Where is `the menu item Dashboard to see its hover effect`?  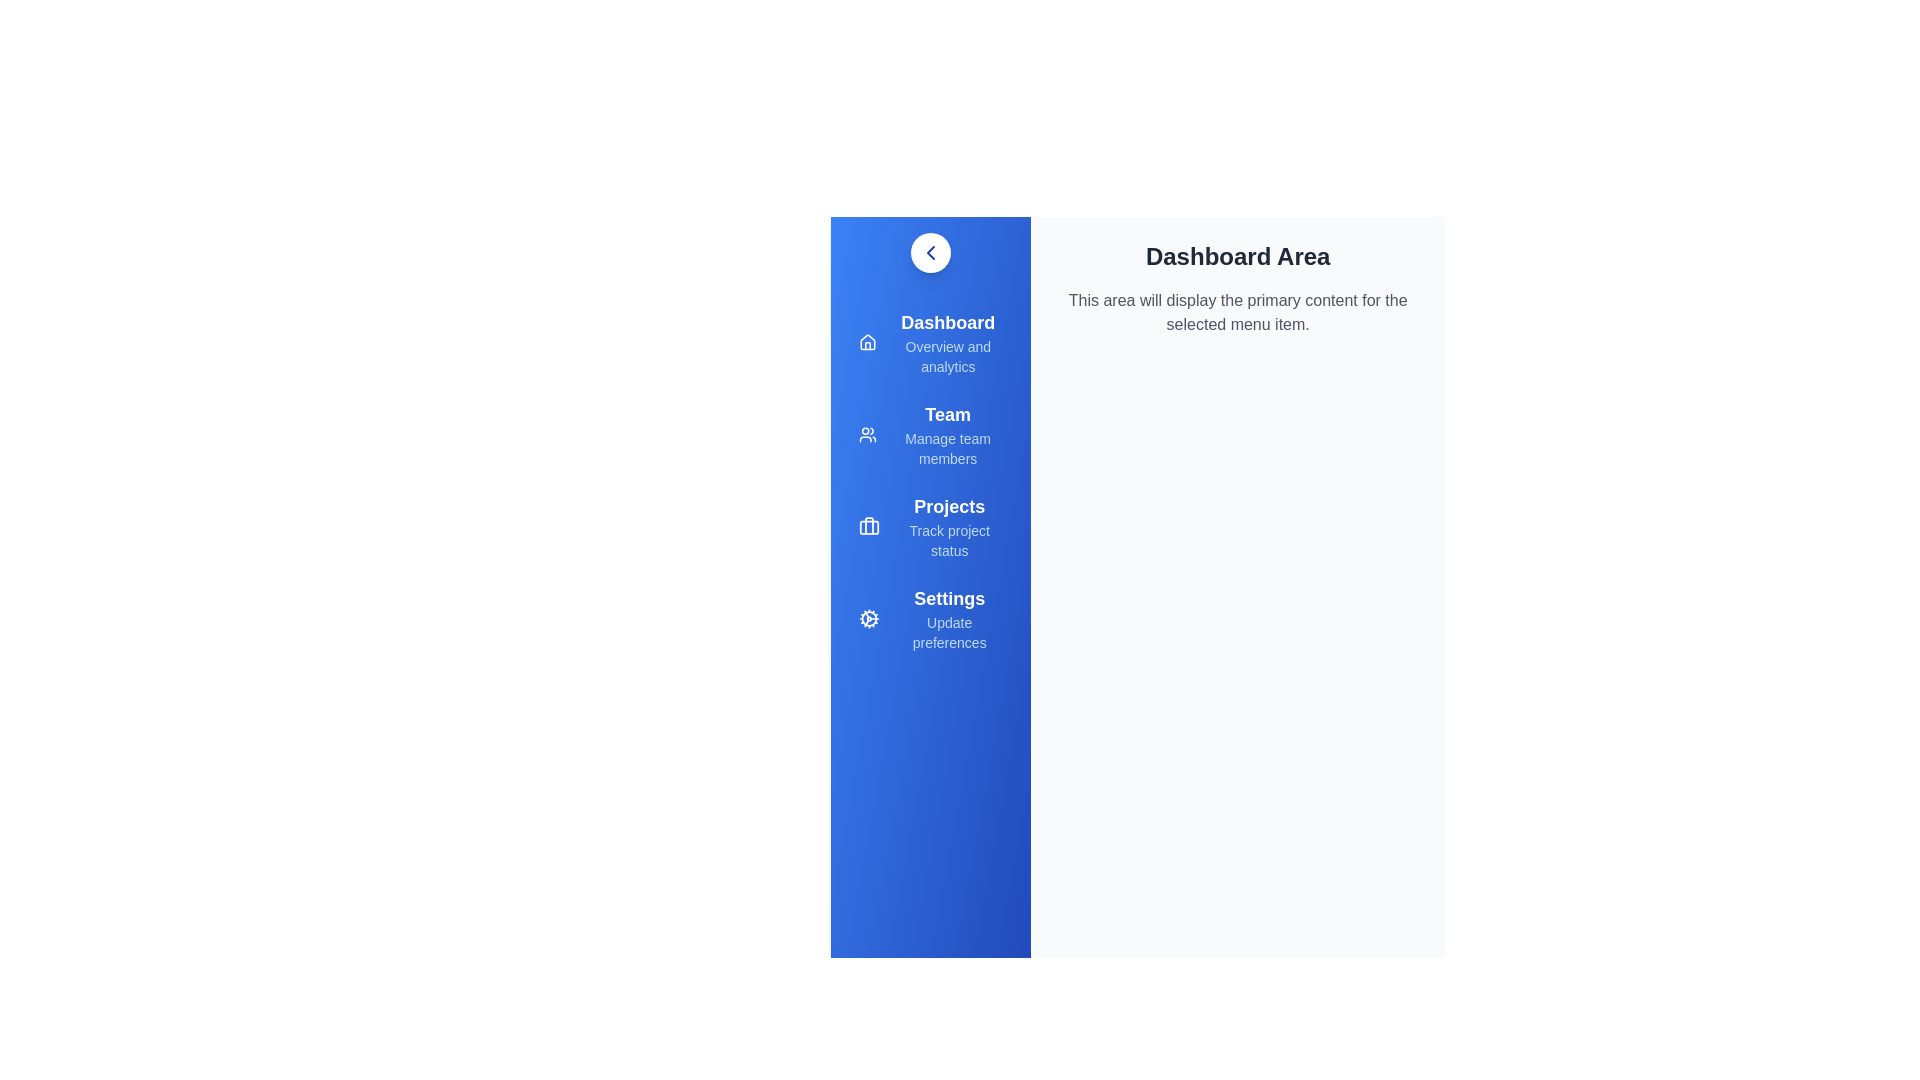 the menu item Dashboard to see its hover effect is located at coordinates (930, 342).